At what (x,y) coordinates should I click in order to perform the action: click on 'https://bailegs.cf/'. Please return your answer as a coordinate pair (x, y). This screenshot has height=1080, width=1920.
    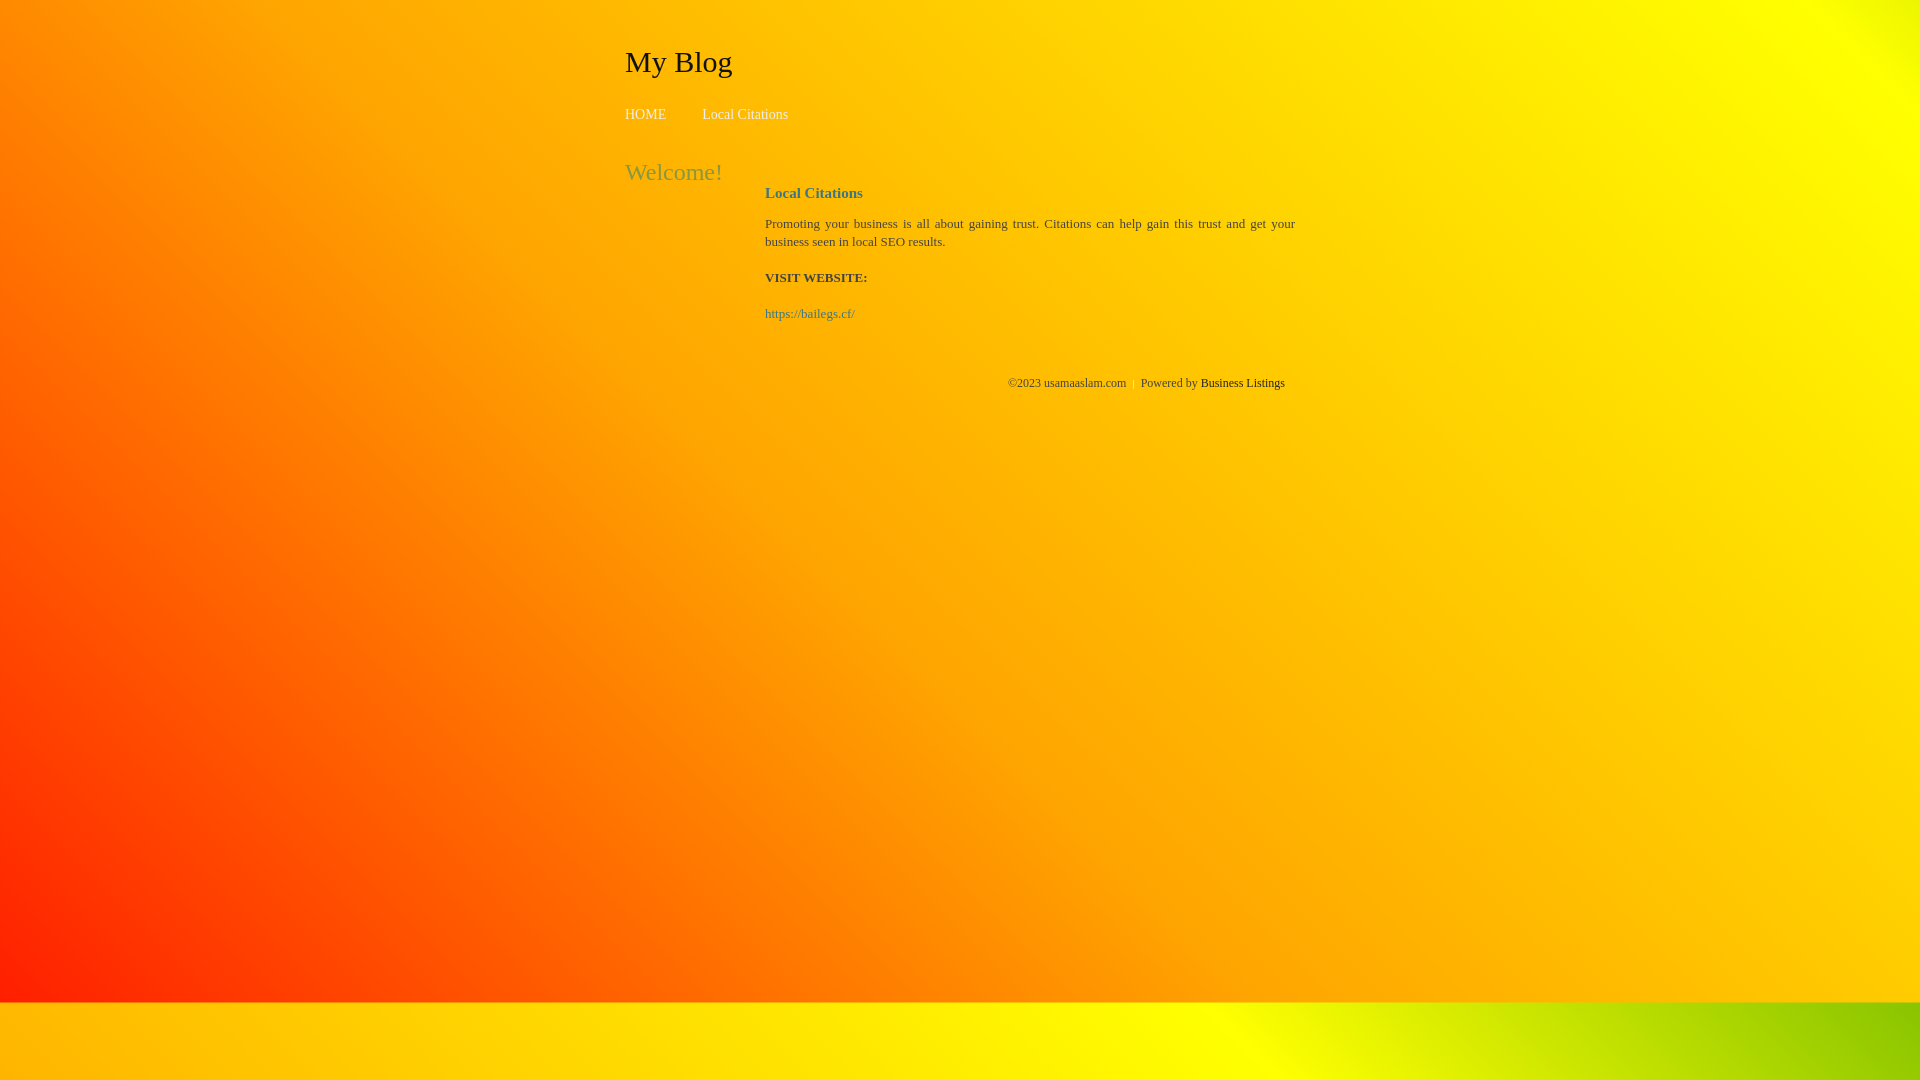
    Looking at the image, I should click on (810, 313).